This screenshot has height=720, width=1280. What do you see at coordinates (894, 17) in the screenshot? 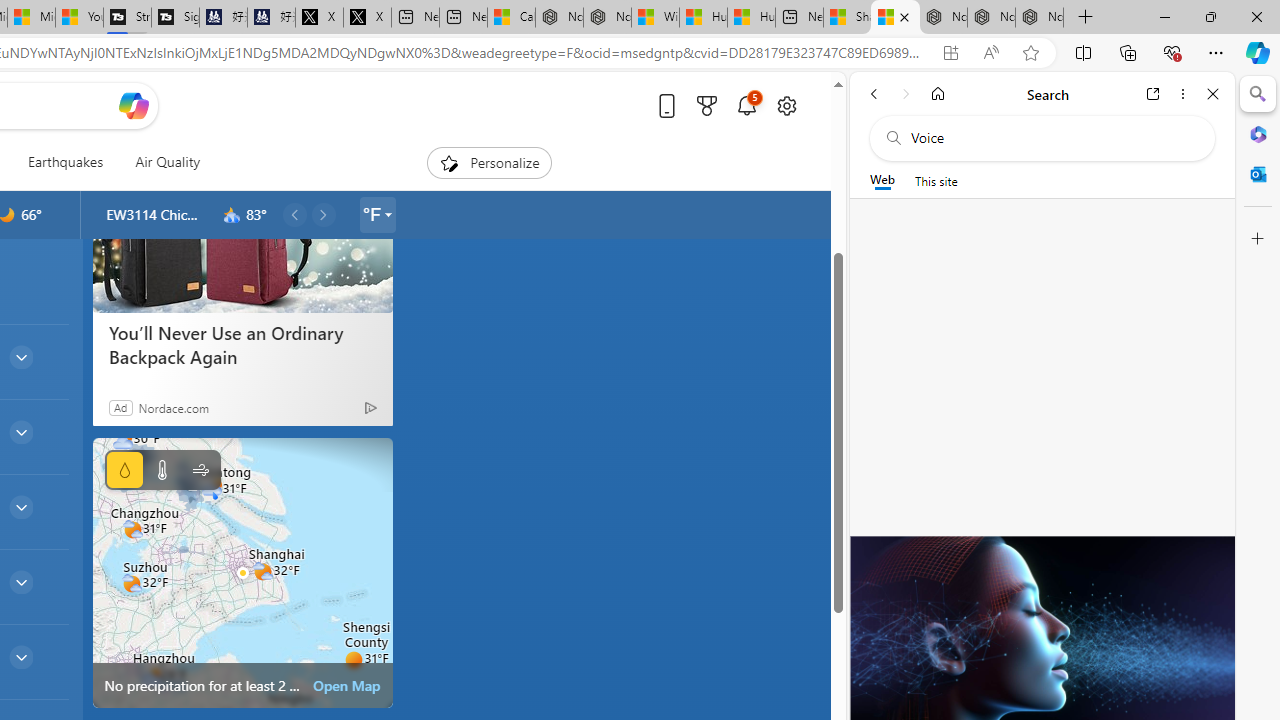
I see `'Shanghai, China hourly forecast | Microsoft Weather'` at bounding box center [894, 17].